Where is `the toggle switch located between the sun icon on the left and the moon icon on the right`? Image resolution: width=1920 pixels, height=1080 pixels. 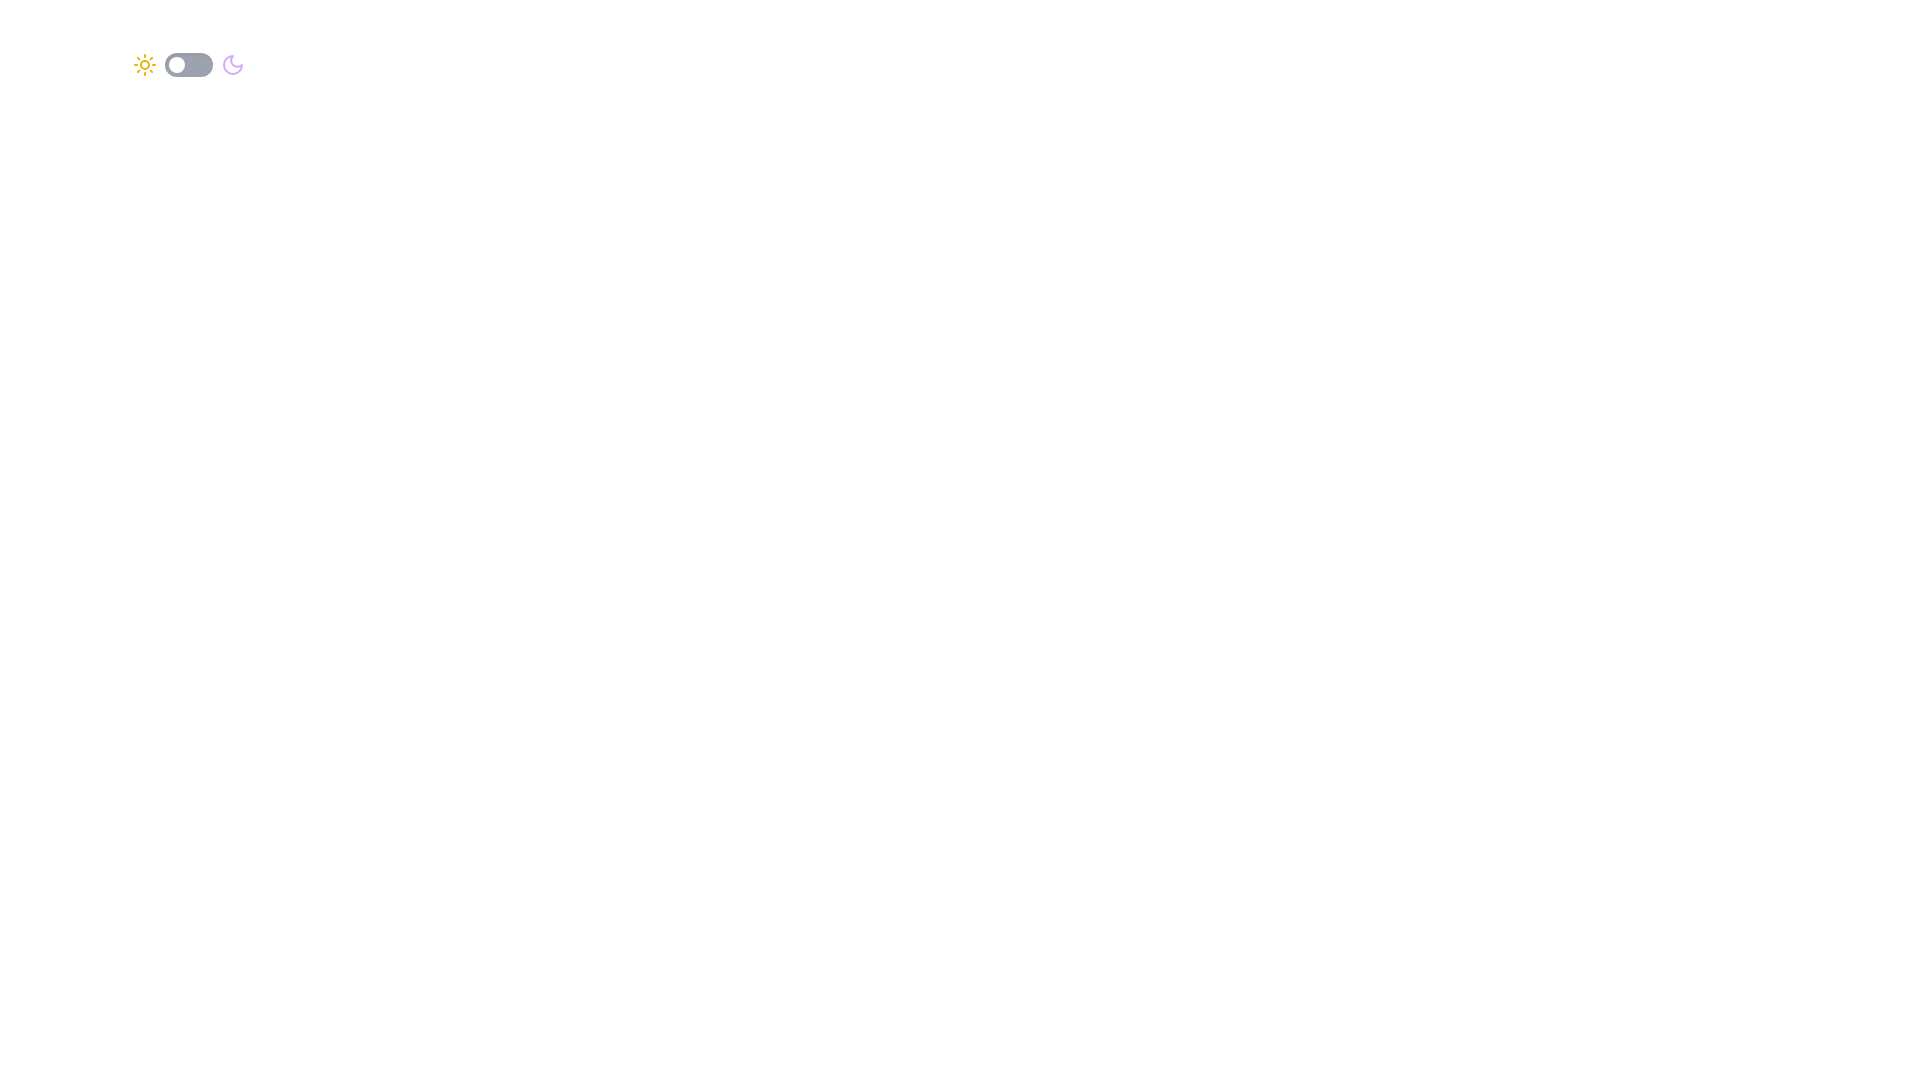
the toggle switch located between the sun icon on the left and the moon icon on the right is located at coordinates (188, 64).